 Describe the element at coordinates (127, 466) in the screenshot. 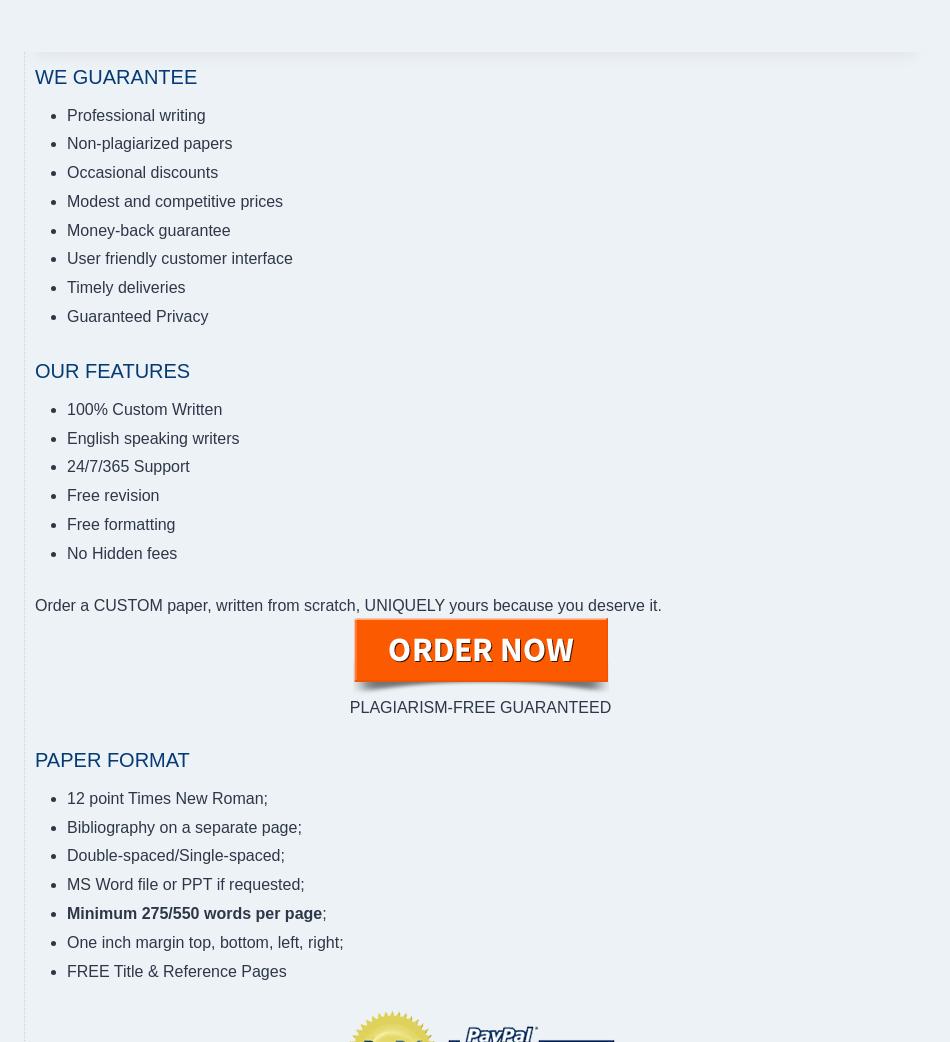

I see `'24/7/365 Support'` at that location.